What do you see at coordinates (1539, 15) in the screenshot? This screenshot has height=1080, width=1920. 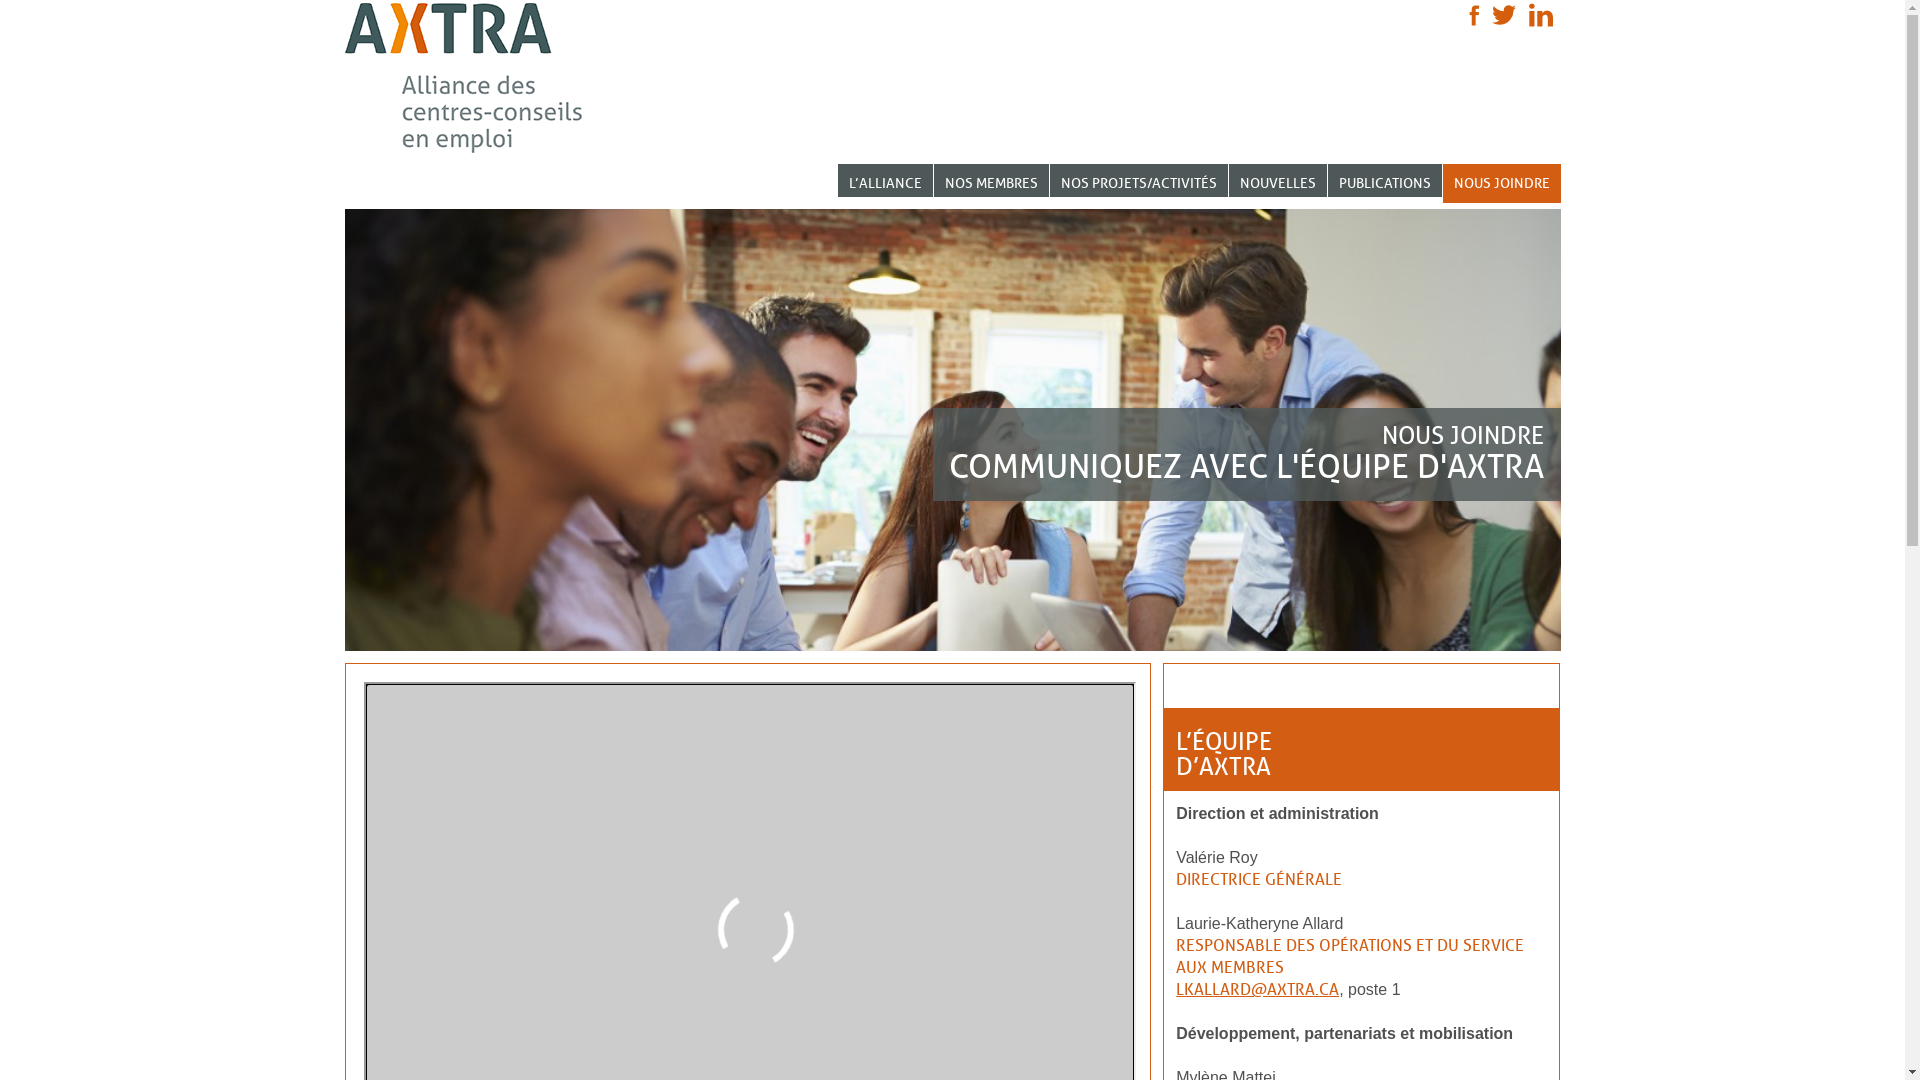 I see `'LinkedIn'` at bounding box center [1539, 15].